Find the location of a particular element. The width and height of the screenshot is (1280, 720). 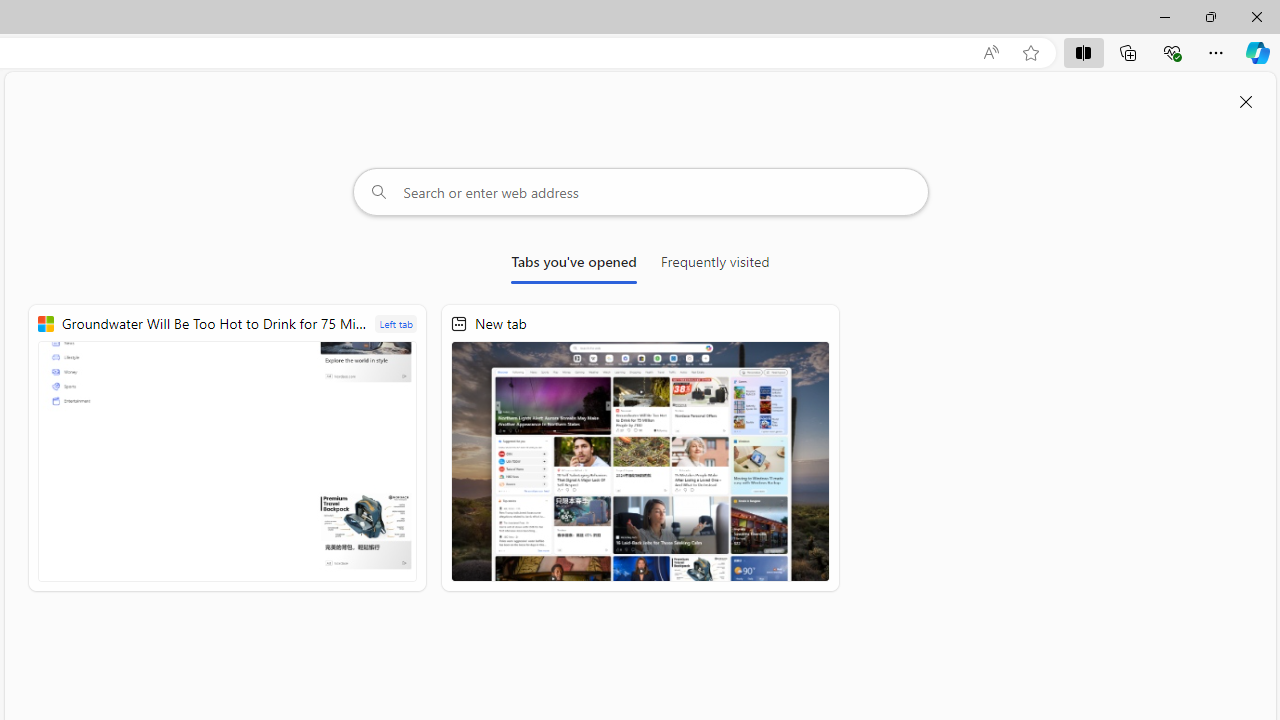

'Settings and more (Alt+F)' is located at coordinates (1215, 51).